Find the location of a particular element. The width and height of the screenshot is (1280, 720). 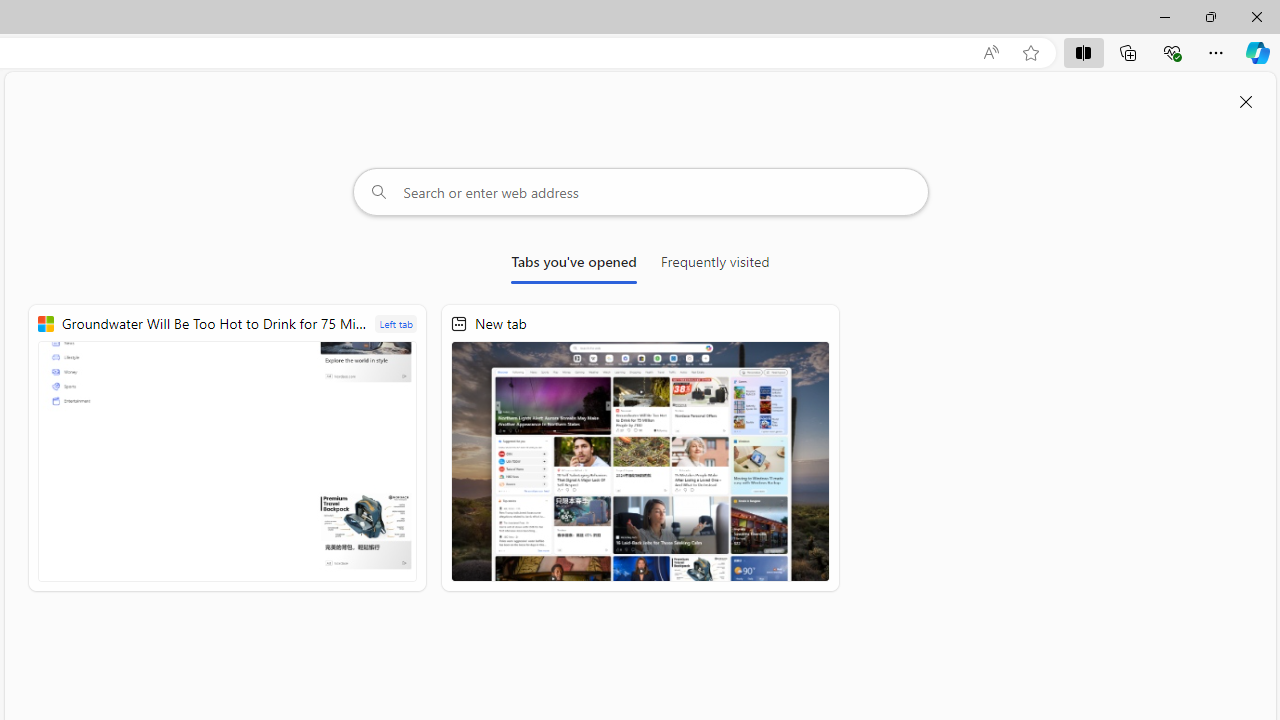

'Settings and more (Alt+F)' is located at coordinates (1215, 51).